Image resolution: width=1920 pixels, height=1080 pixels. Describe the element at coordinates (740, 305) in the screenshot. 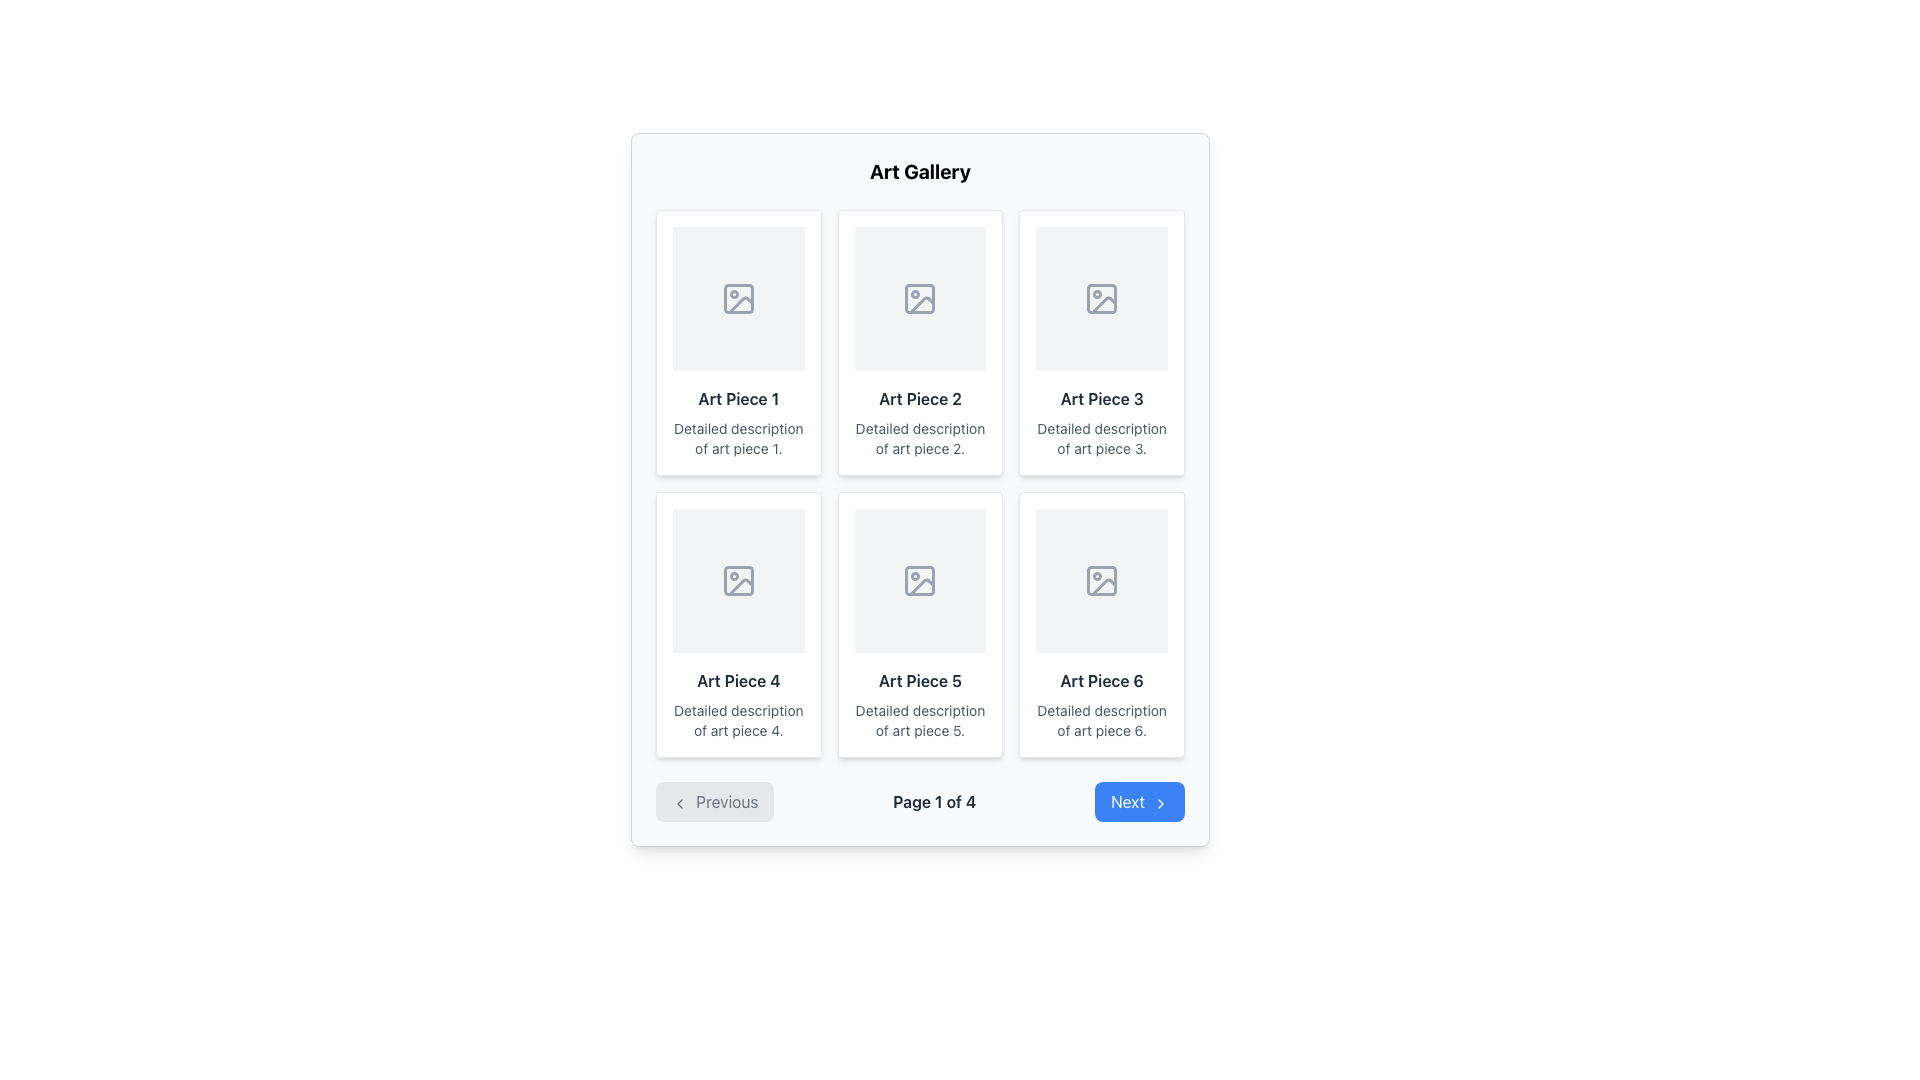

I see `the Decorative graphical element representing an image with a corner overlay, located in the top-left grid item labeled 'Art Piece 1.'` at that location.